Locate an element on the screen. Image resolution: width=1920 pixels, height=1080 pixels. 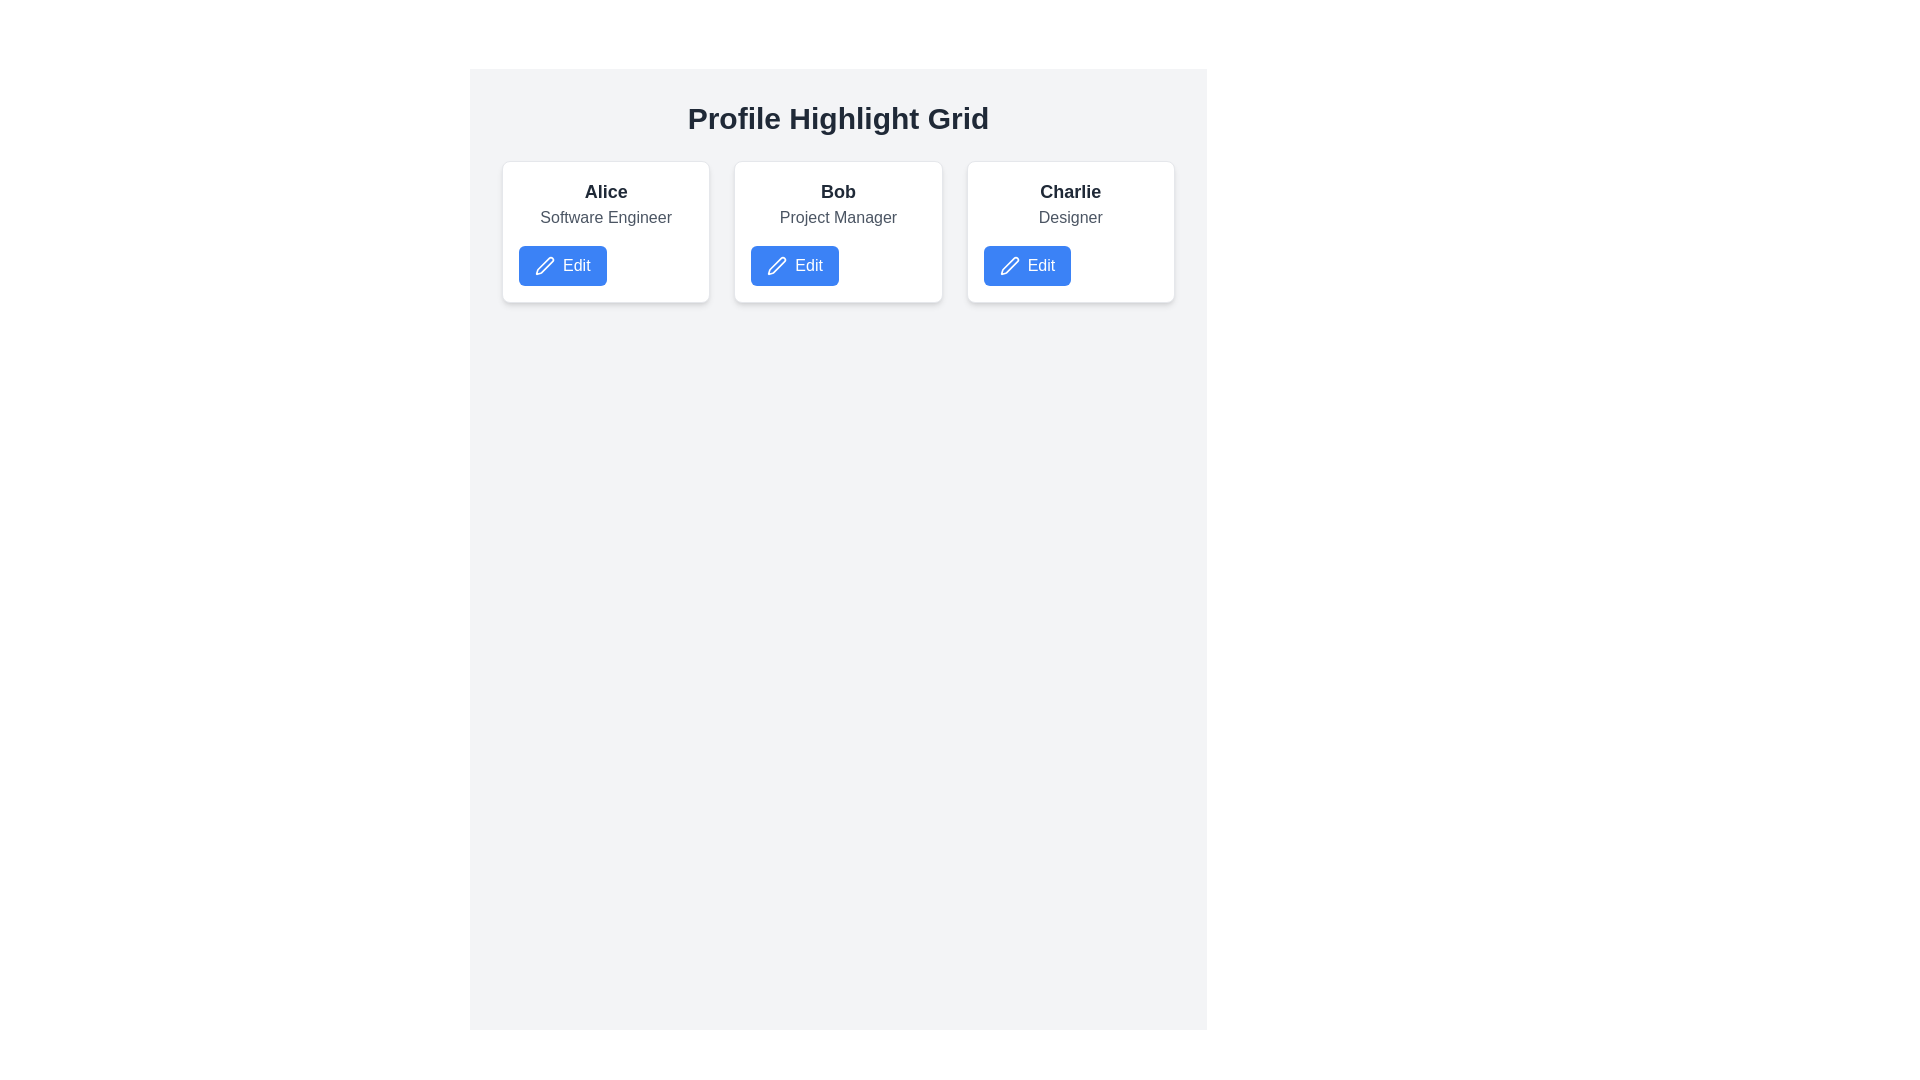
the bold, large-sized text displaying the name 'Bob' at the top-center of the profile card is located at coordinates (838, 192).